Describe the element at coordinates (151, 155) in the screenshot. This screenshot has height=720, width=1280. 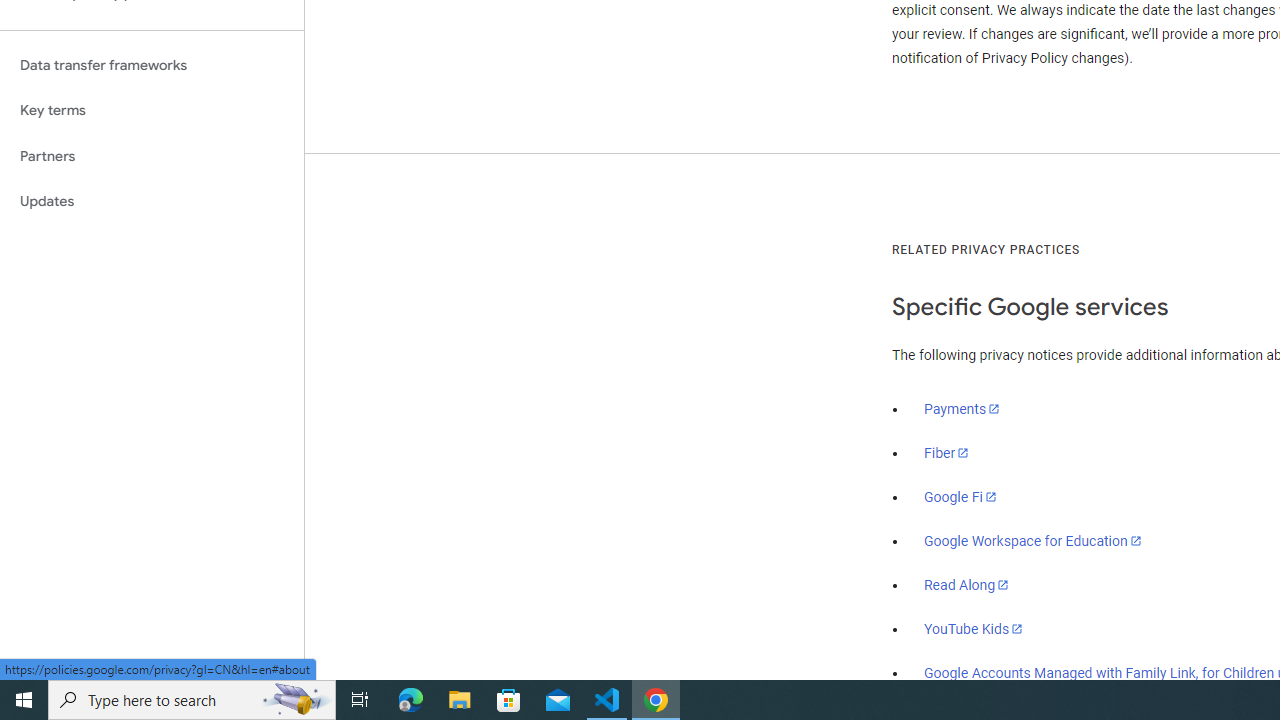
I see `'Partners'` at that location.